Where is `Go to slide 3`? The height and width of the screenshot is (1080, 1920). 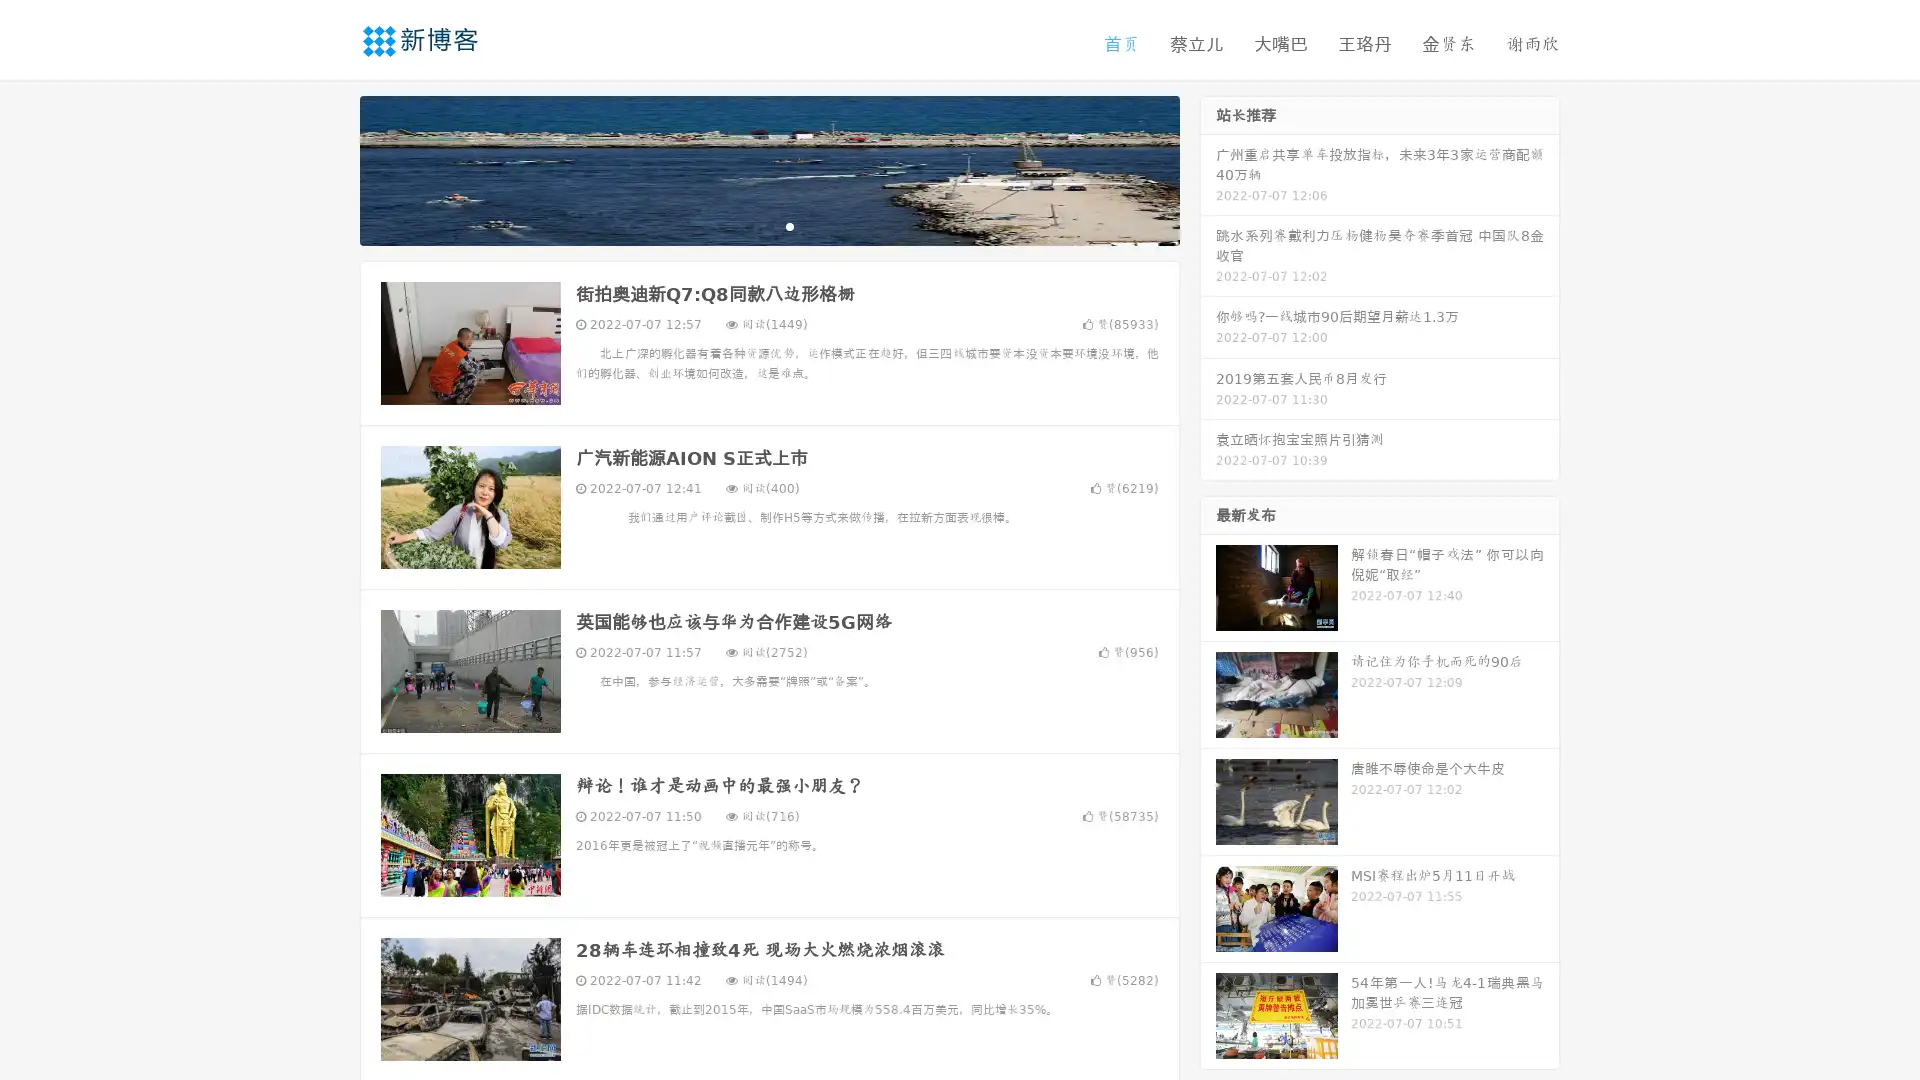 Go to slide 3 is located at coordinates (789, 225).